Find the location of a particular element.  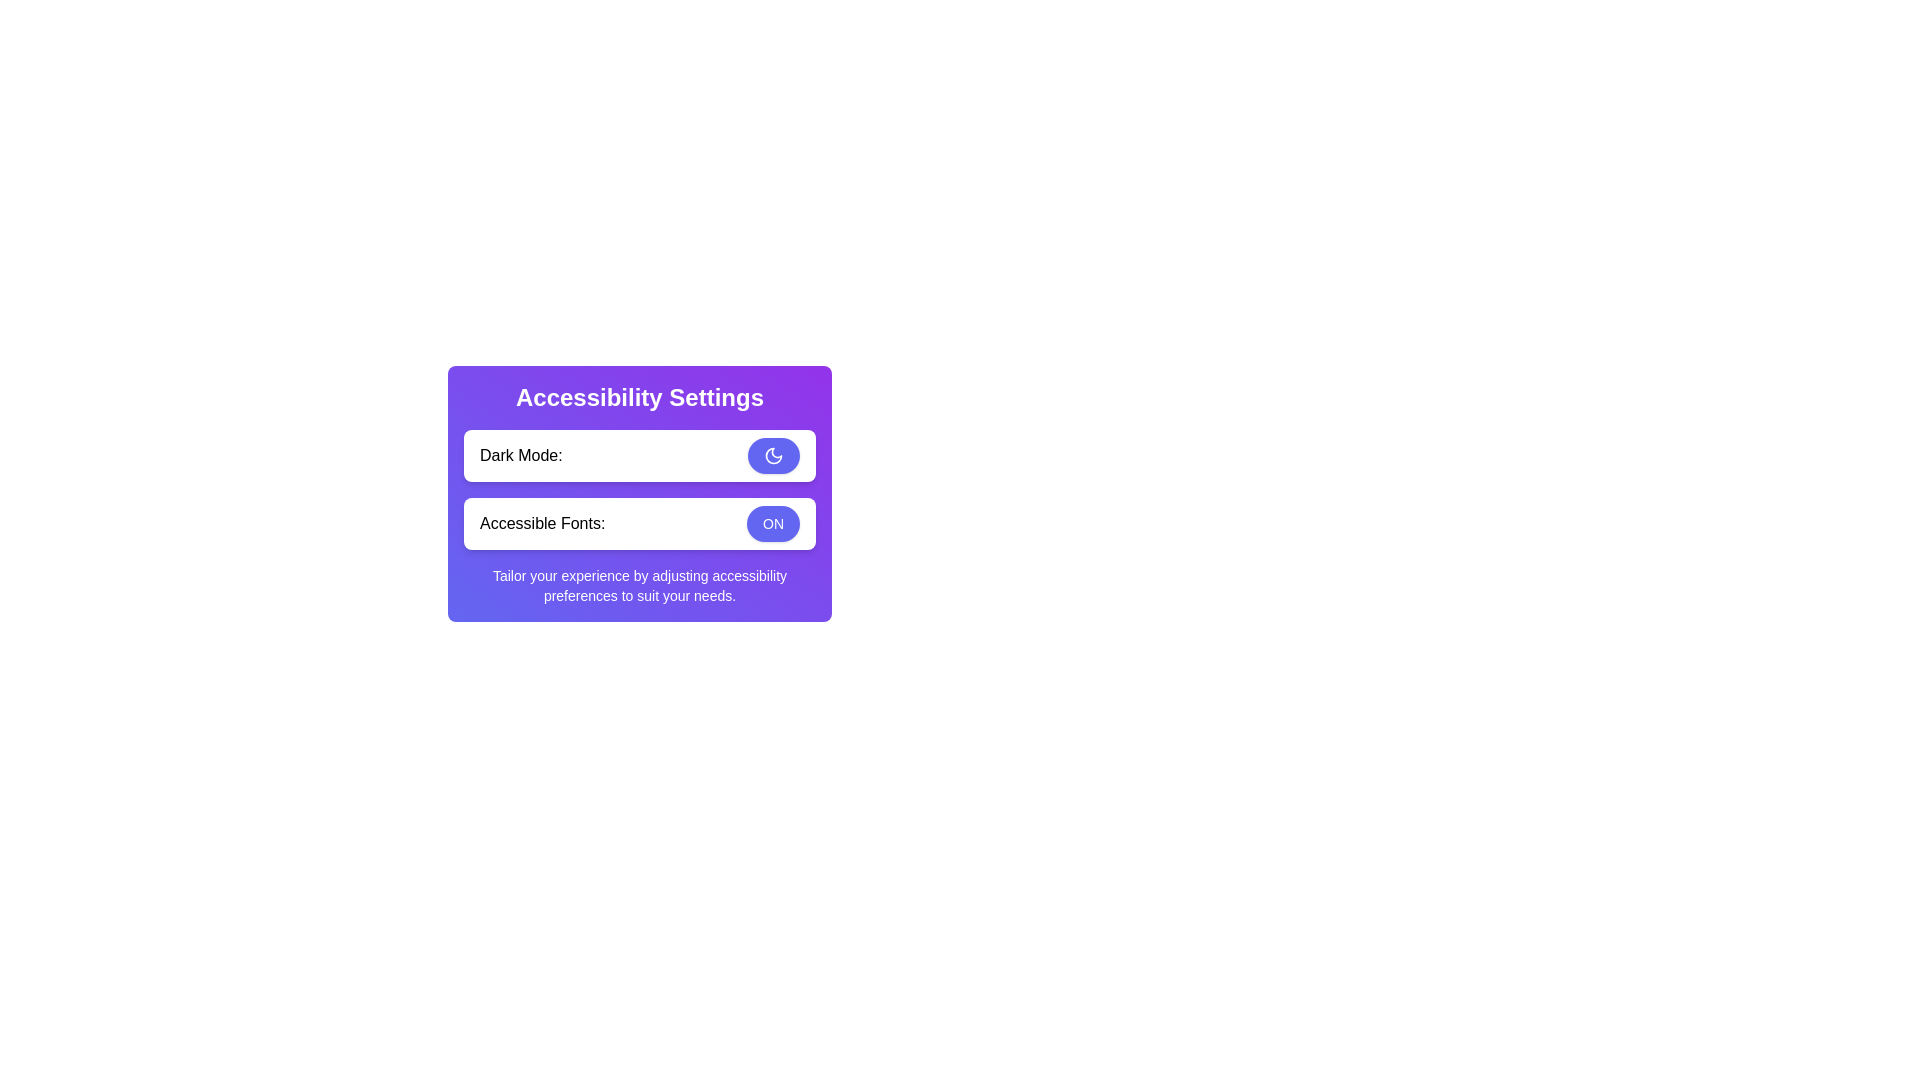

the text label that serves as a context for the 'ON' toggle button is located at coordinates (542, 523).